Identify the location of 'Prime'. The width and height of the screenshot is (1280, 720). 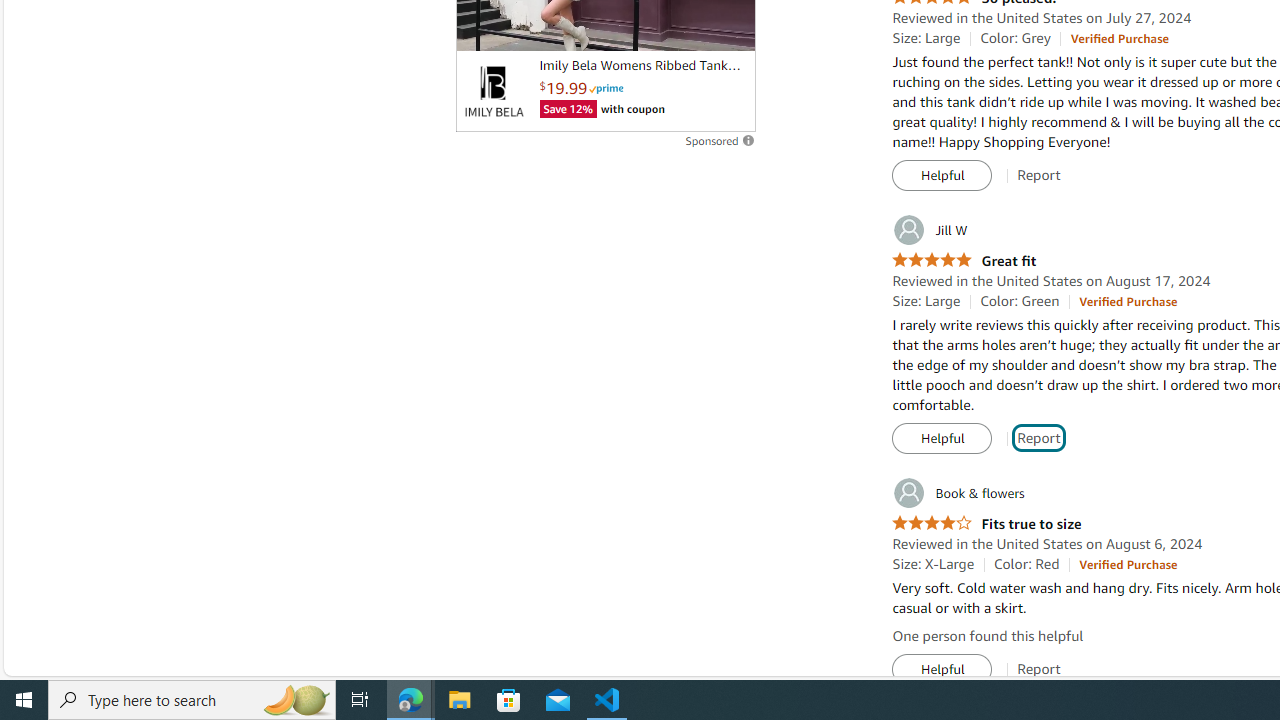
(605, 87).